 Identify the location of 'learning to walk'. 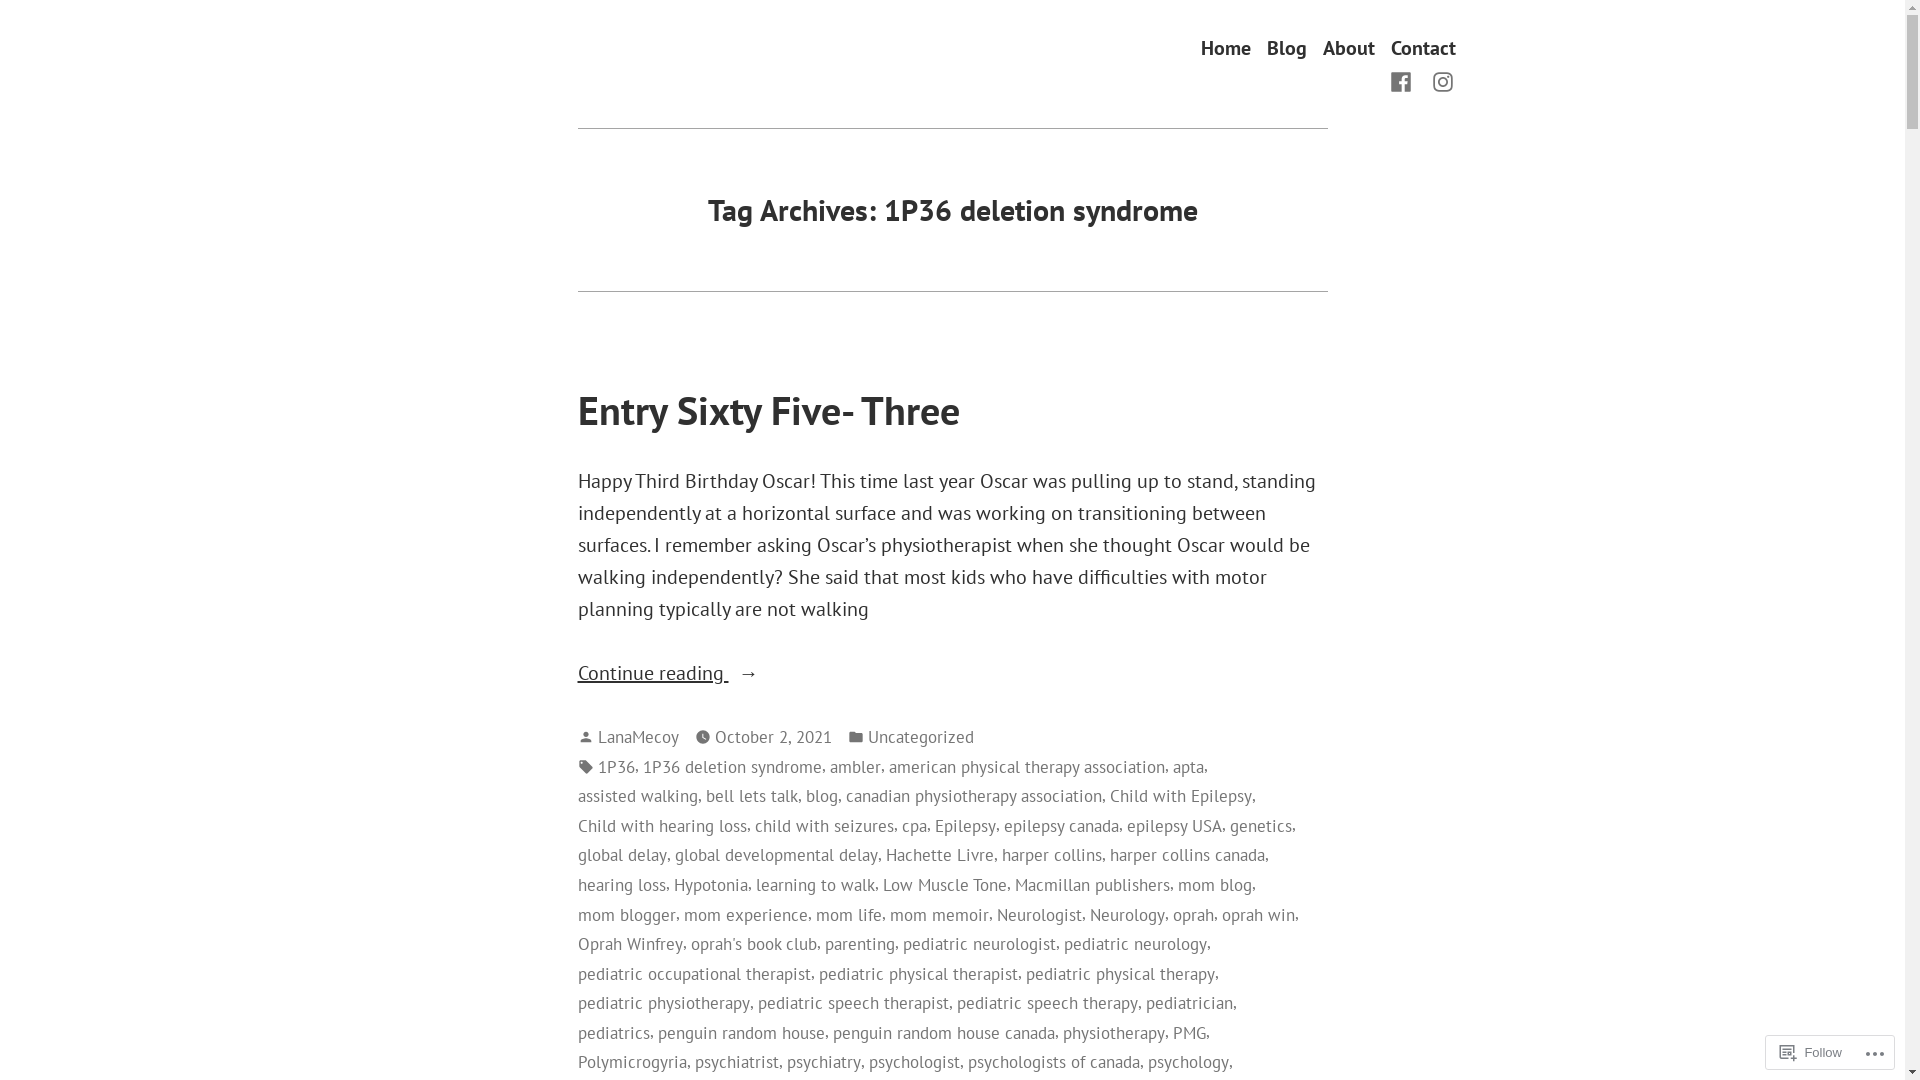
(815, 883).